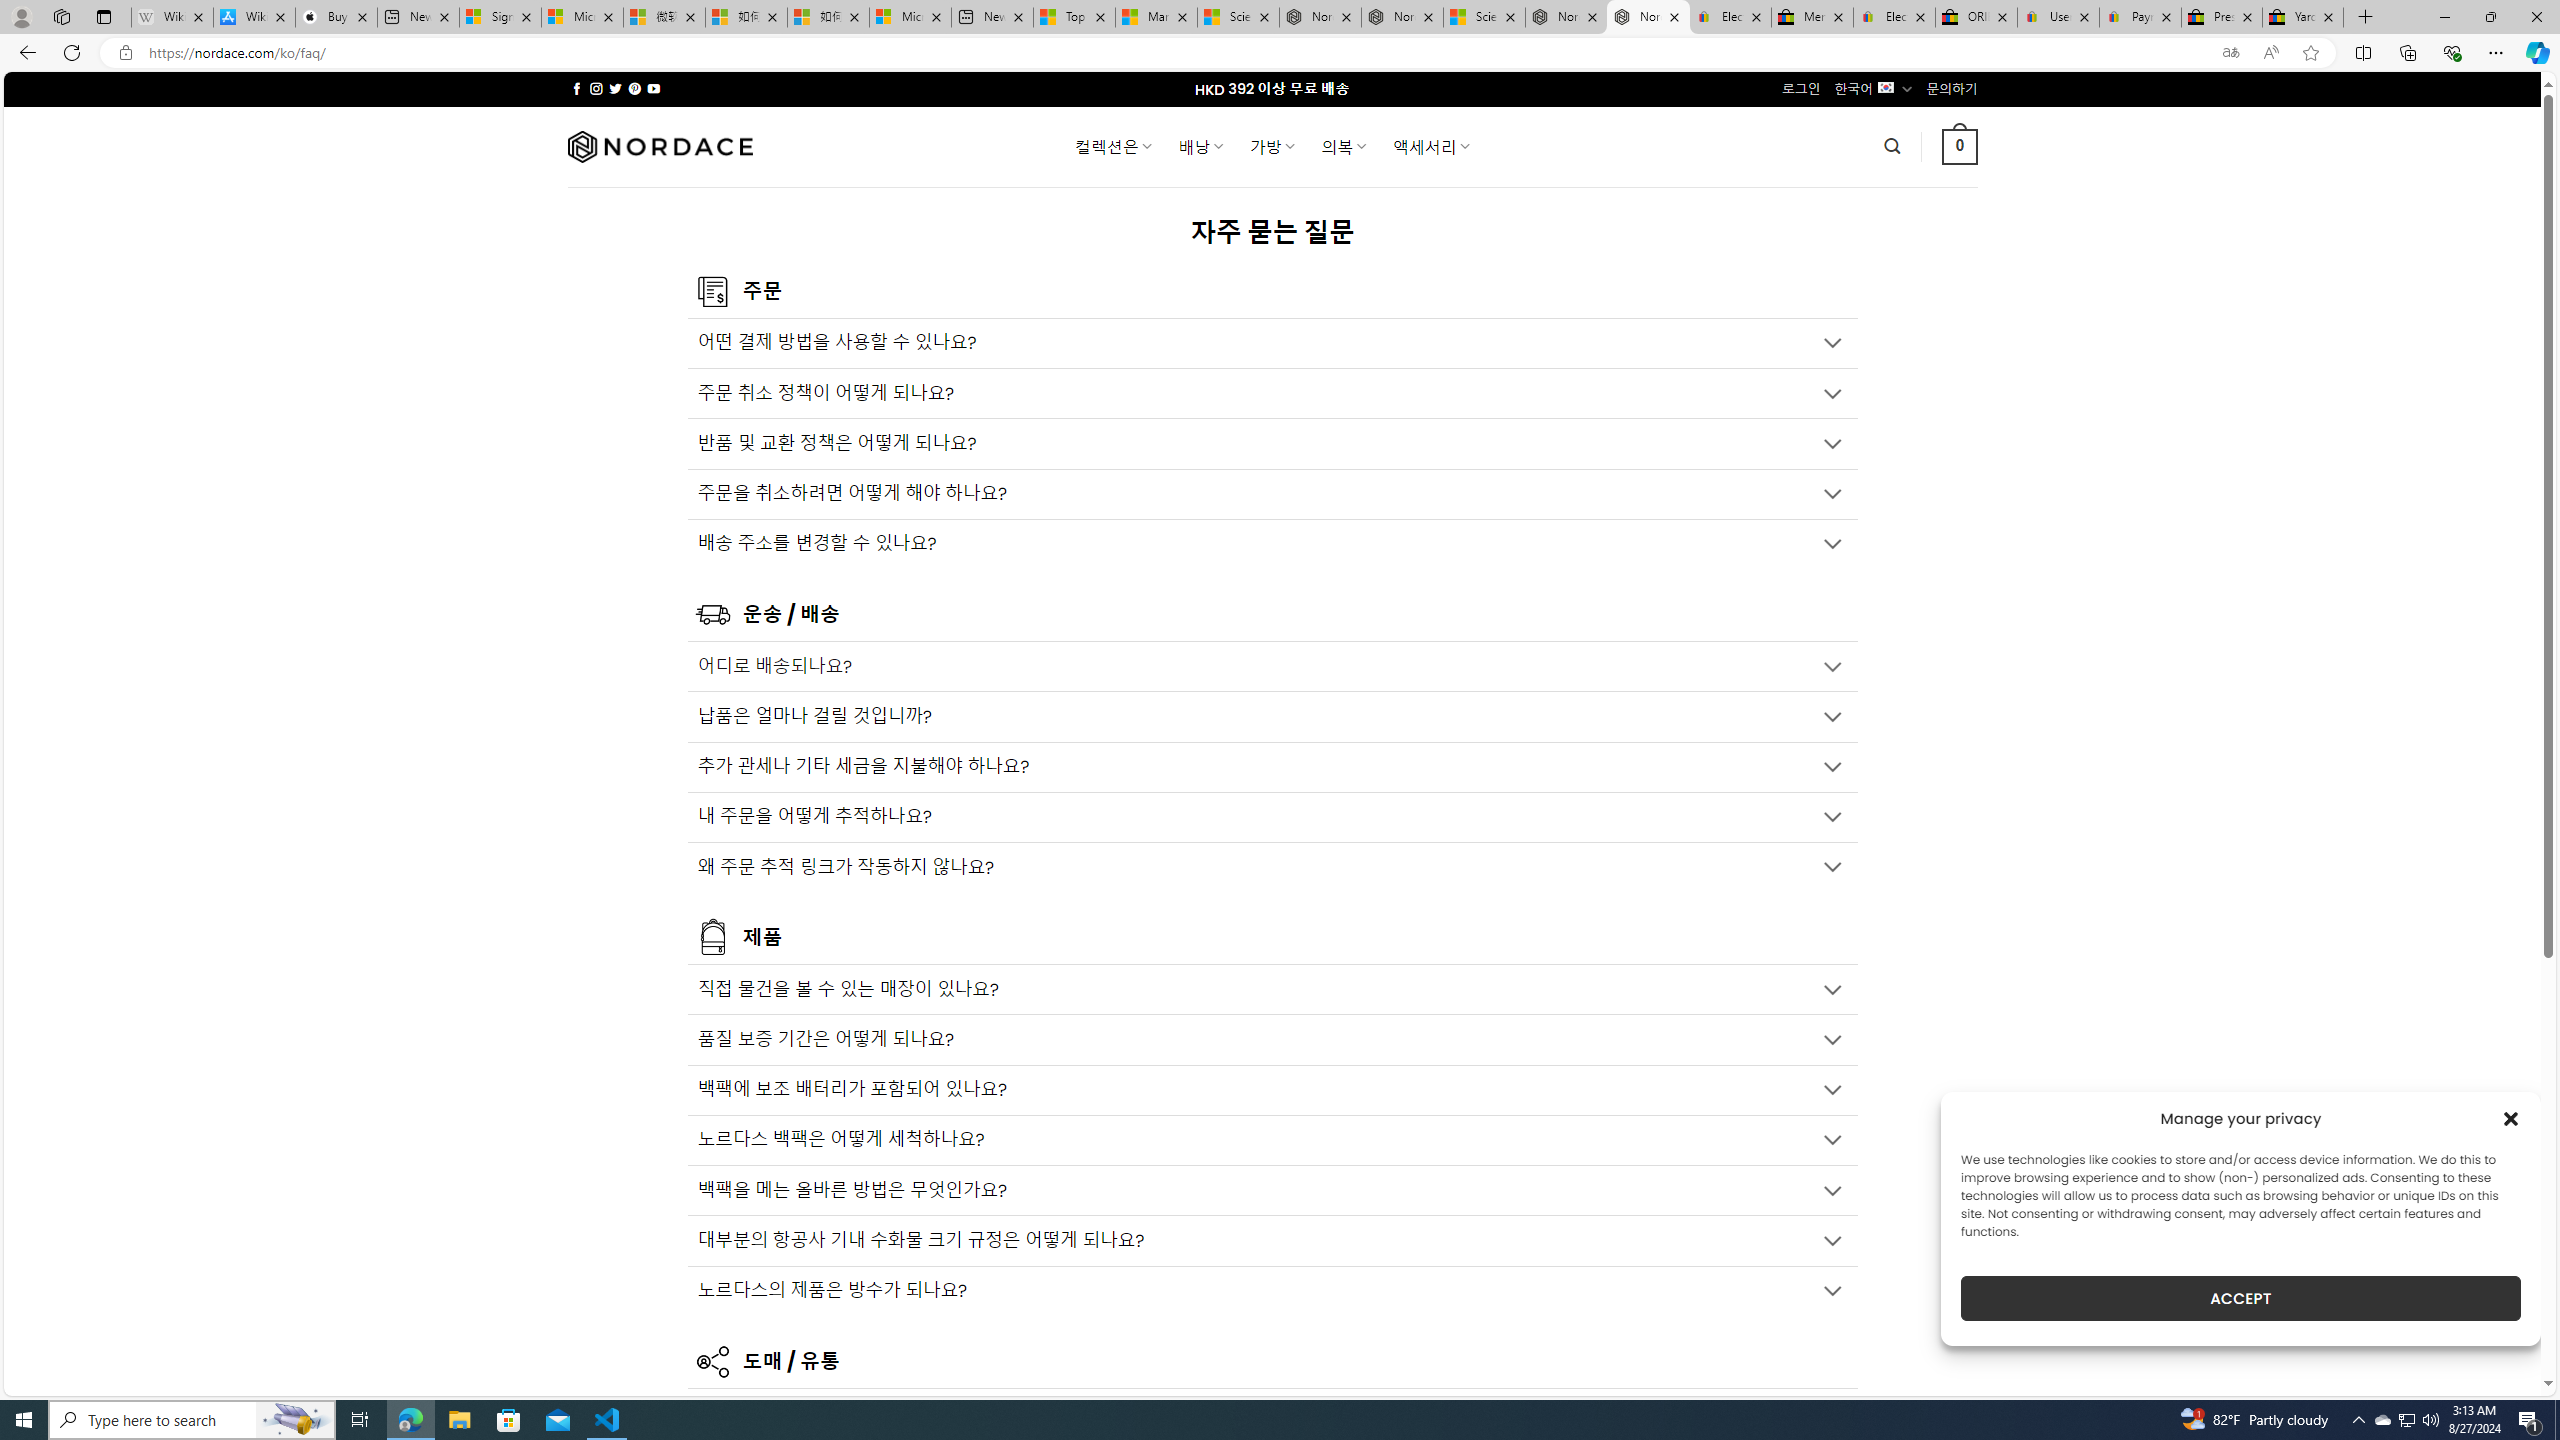 The width and height of the screenshot is (2560, 1440). Describe the element at coordinates (1960, 145) in the screenshot. I see `'  0  '` at that location.